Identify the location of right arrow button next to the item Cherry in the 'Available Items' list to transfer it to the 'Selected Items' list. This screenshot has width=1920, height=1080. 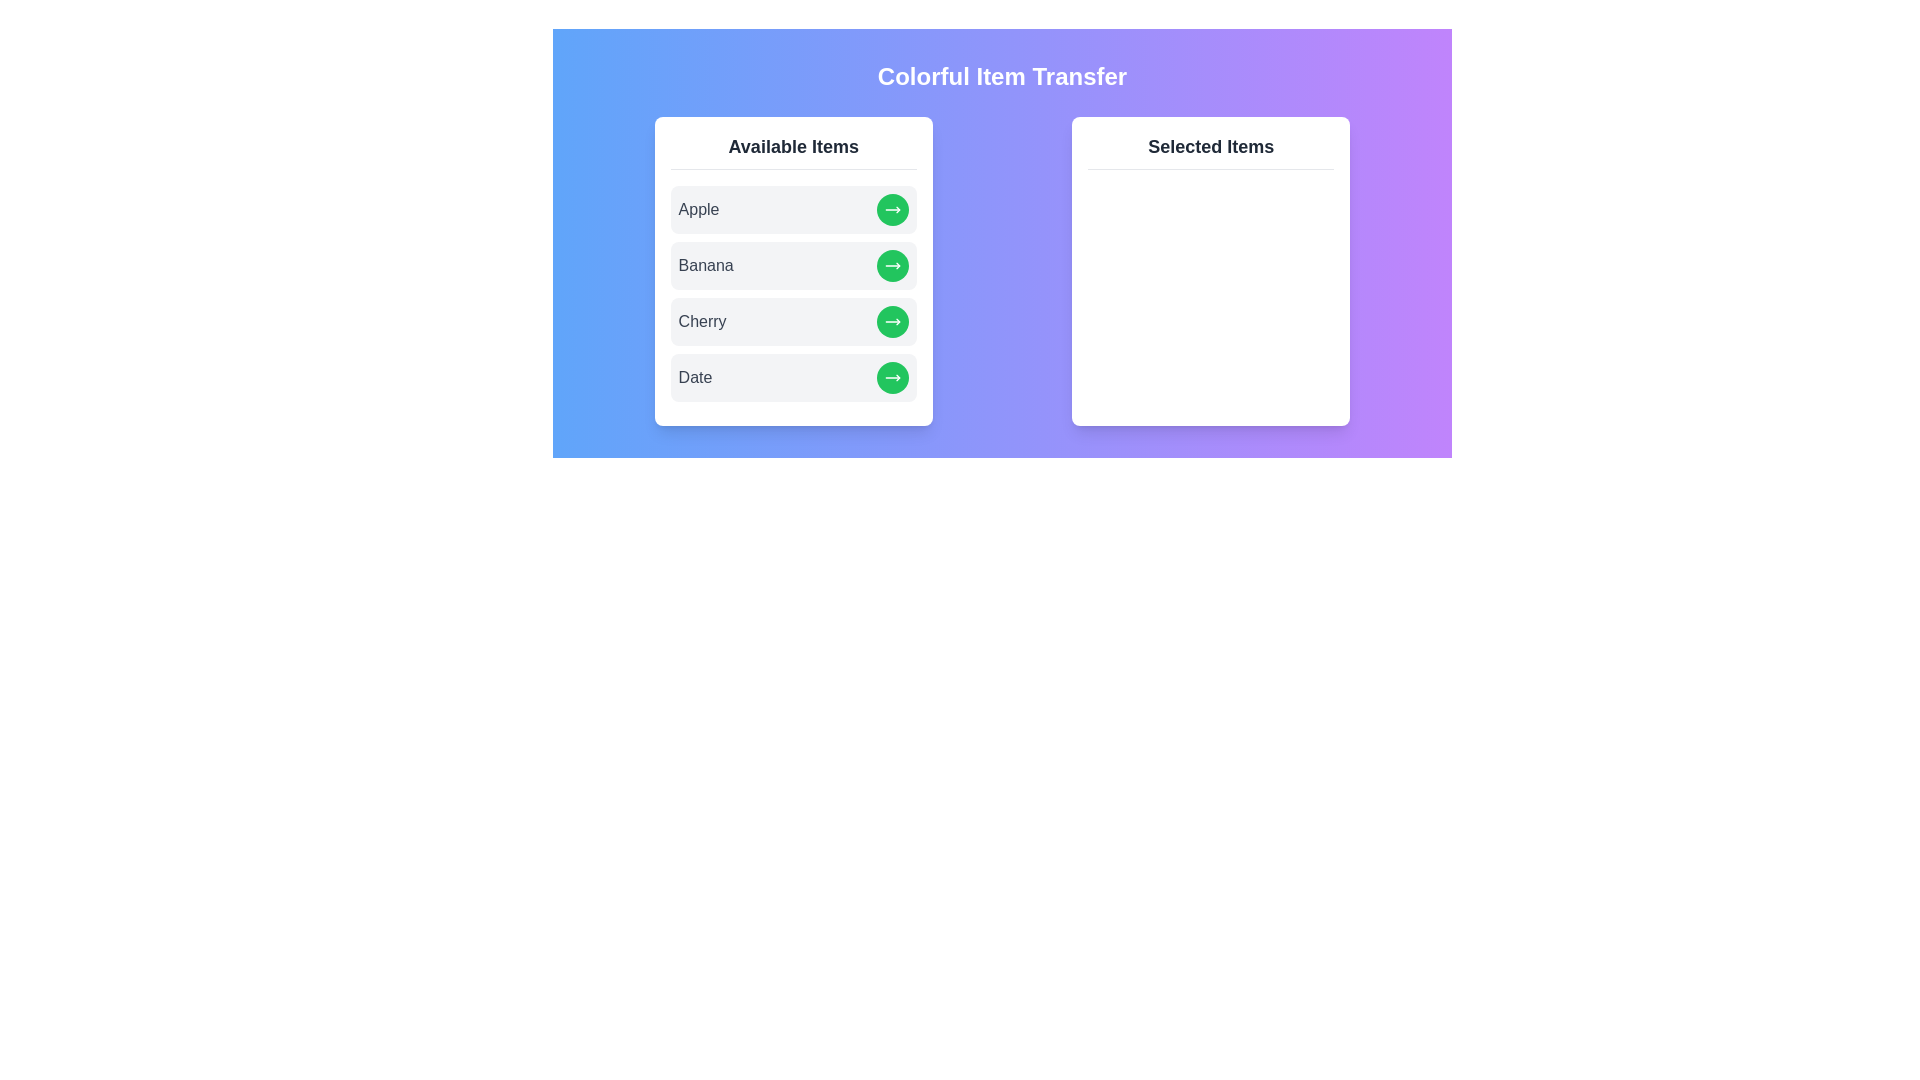
(891, 320).